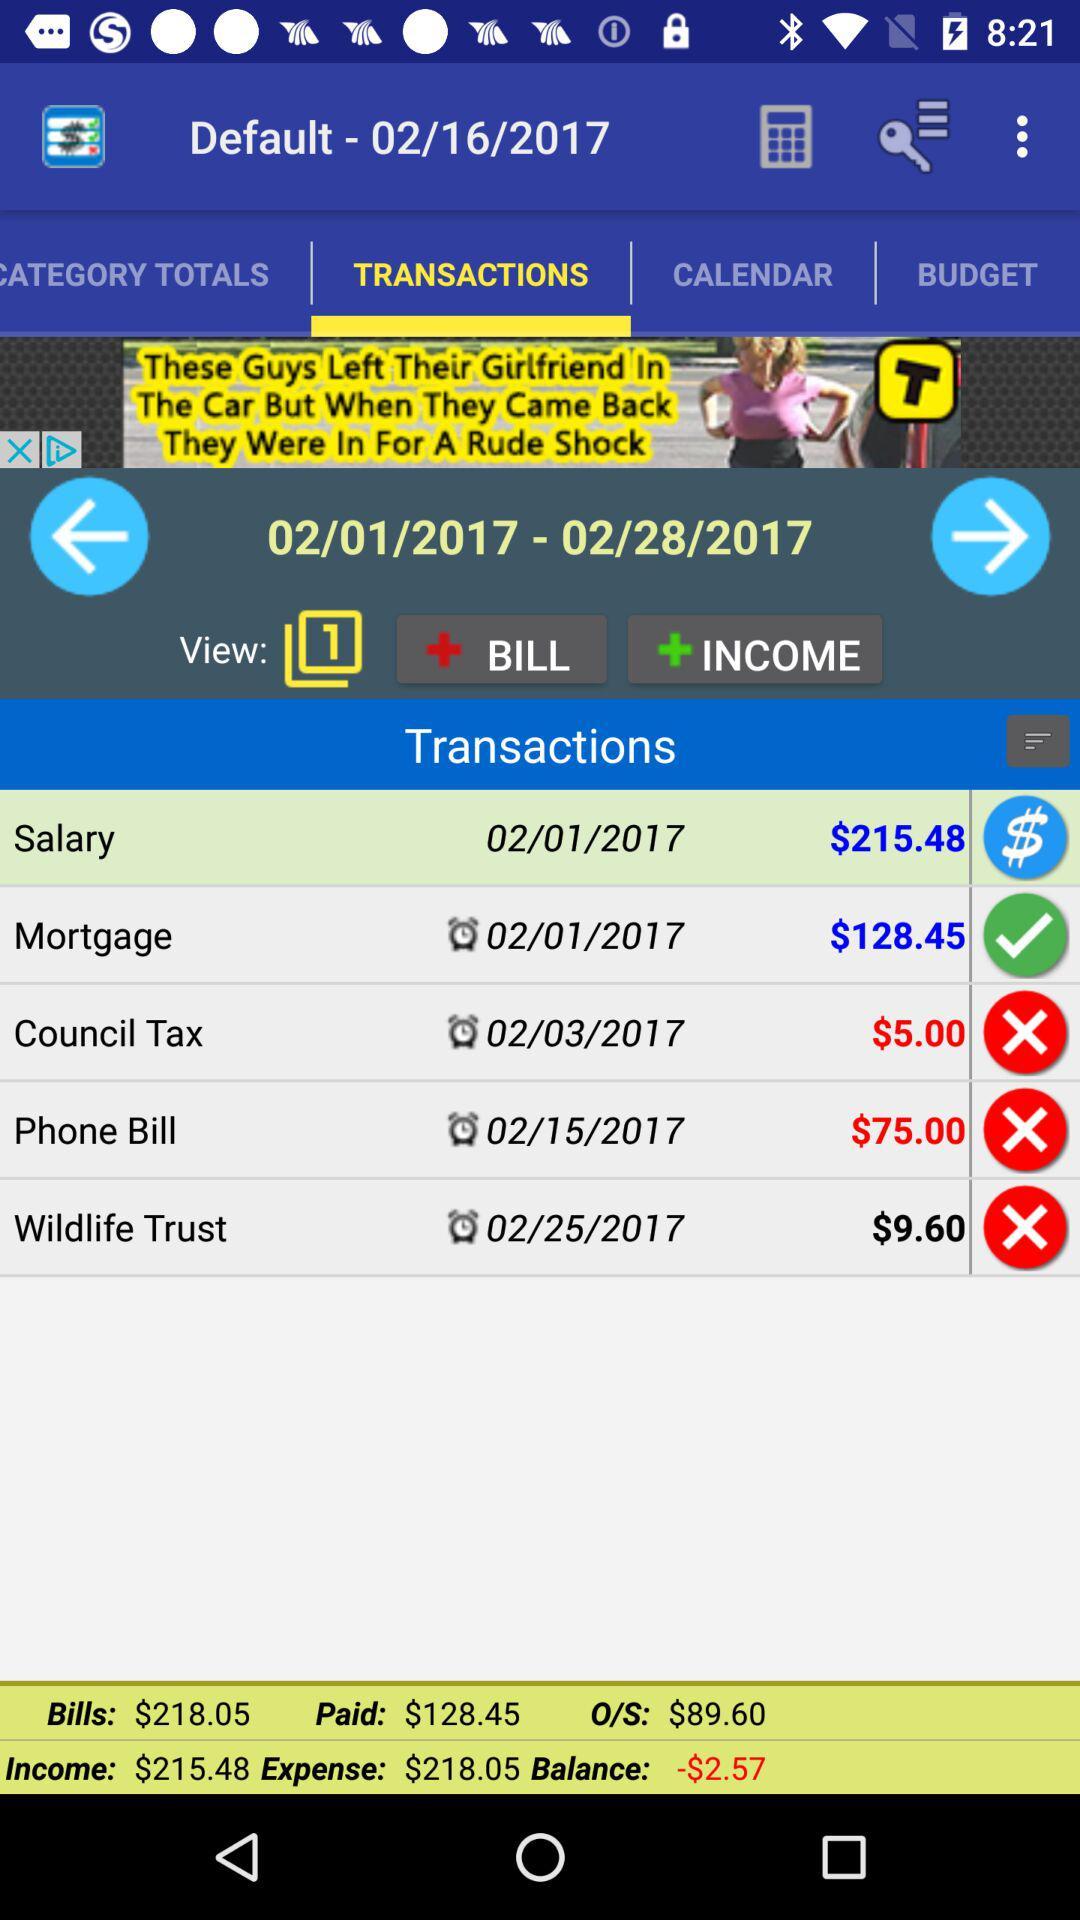 The width and height of the screenshot is (1080, 1920). What do you see at coordinates (1022, 1129) in the screenshot?
I see `remove transaction` at bounding box center [1022, 1129].